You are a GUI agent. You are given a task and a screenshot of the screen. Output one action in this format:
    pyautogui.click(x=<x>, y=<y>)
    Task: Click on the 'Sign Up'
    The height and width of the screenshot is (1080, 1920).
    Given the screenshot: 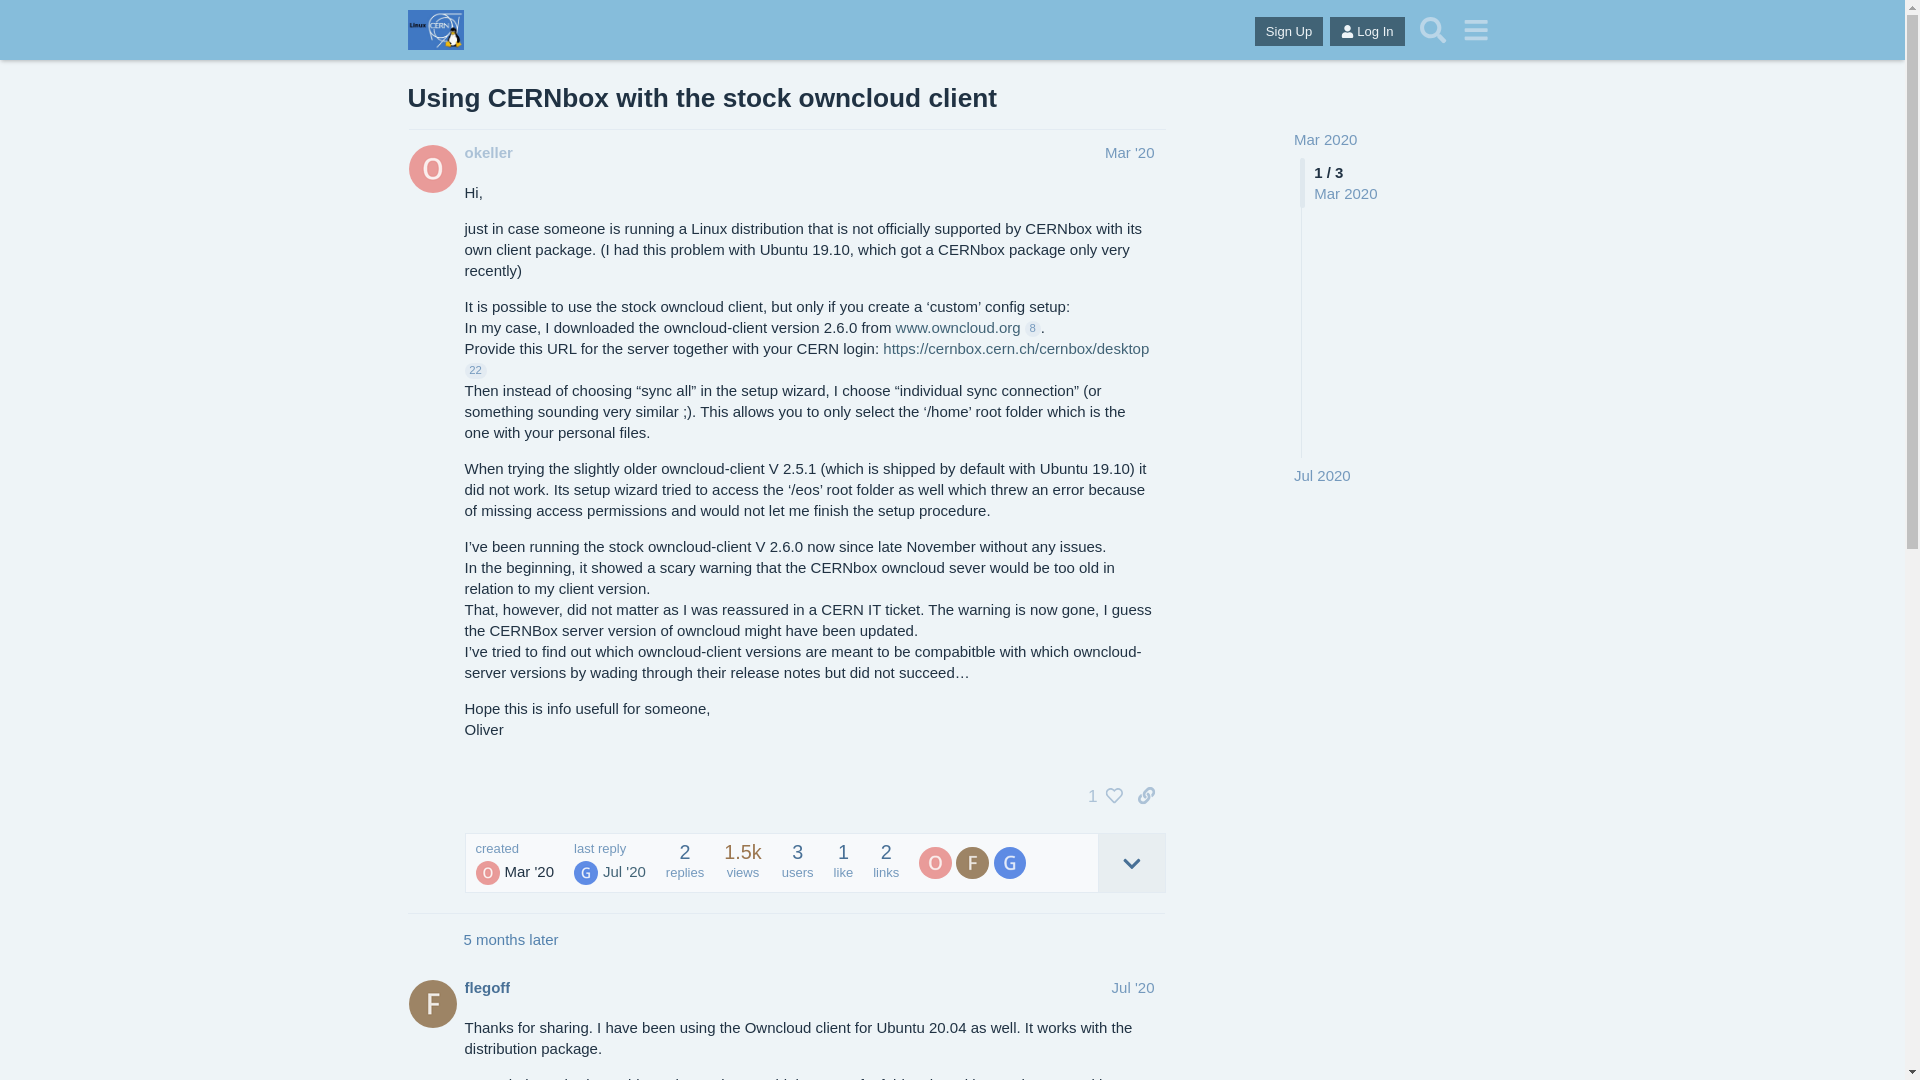 What is the action you would take?
    pyautogui.click(x=1289, y=31)
    